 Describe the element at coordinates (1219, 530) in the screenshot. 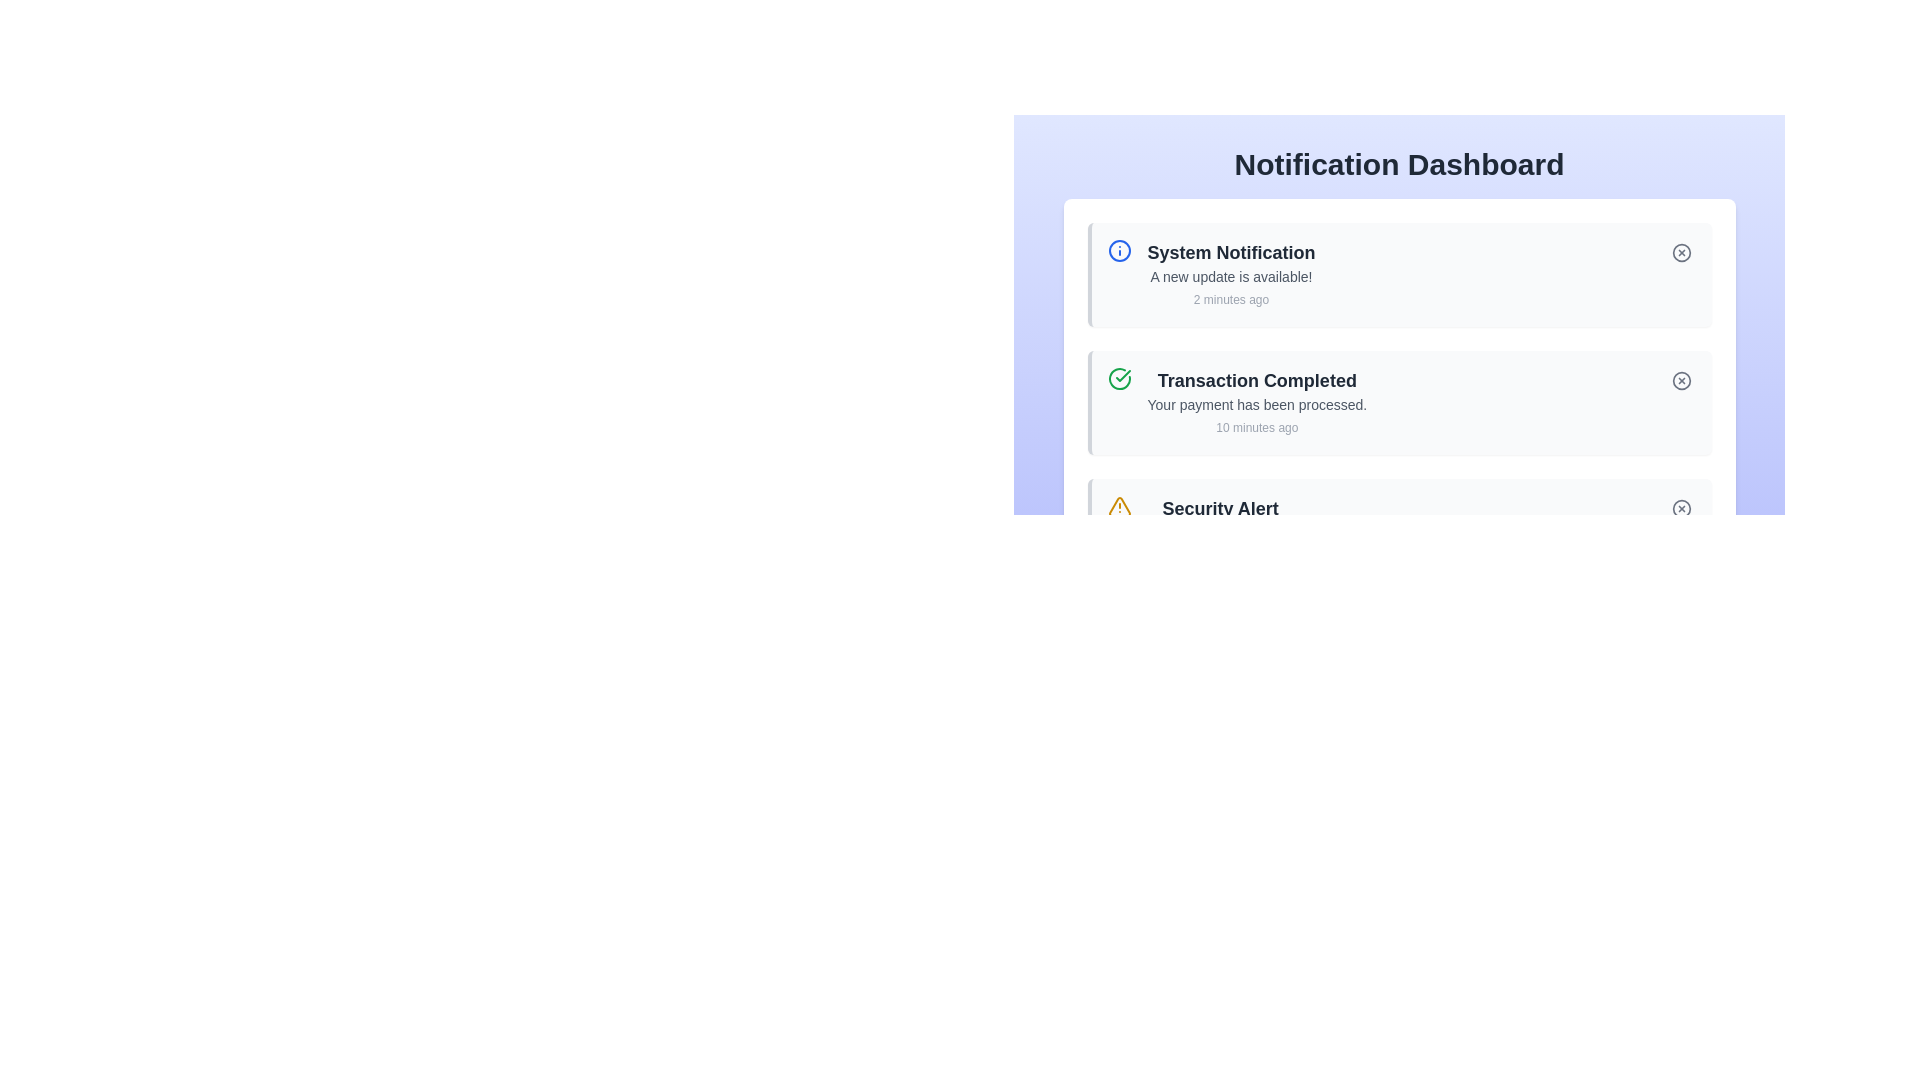

I see `the 'Security Alert' notification item, which contains the title 'Security Alert', subtext 'Unusual login detected.', and a timestamp '1 hour ago'. This notification is the third in a vertical list on the notification panel` at that location.